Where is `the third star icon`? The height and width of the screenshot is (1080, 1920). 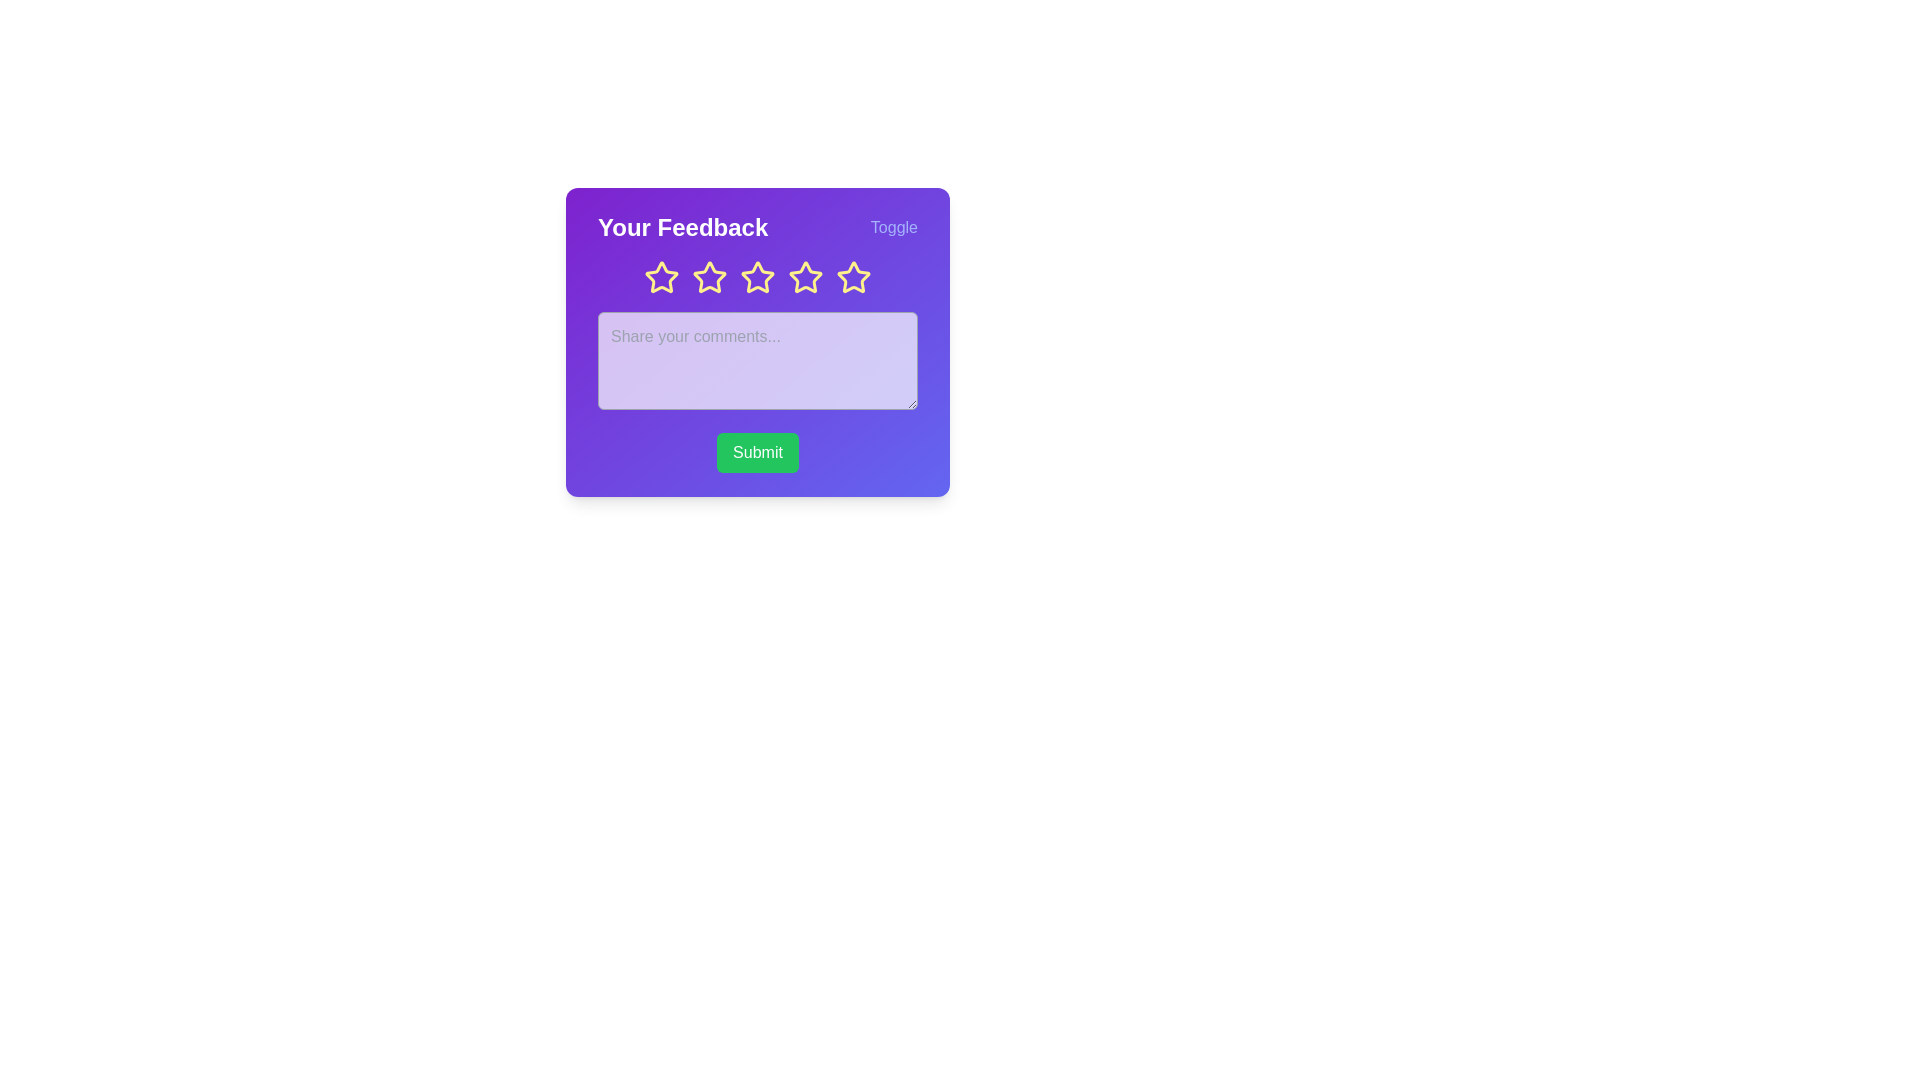 the third star icon is located at coordinates (757, 277).